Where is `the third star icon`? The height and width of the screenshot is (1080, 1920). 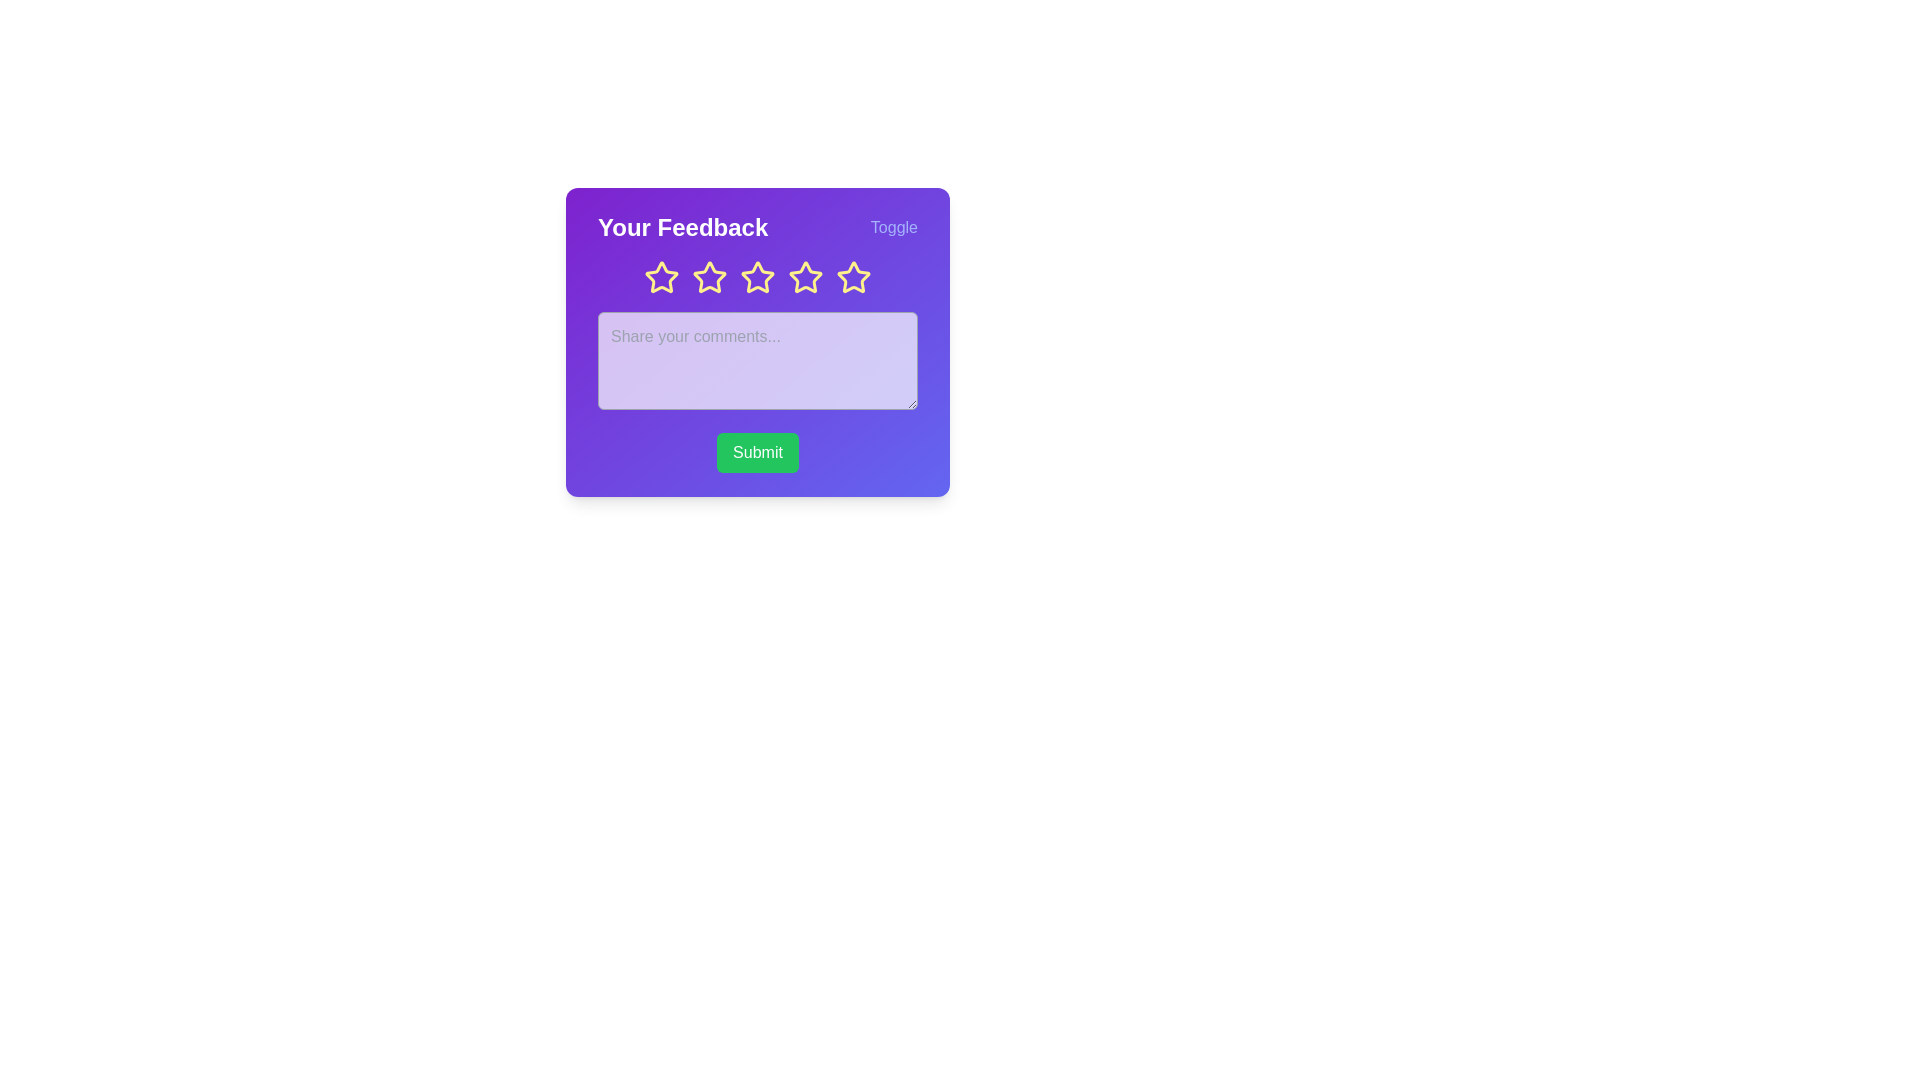 the third star icon is located at coordinates (757, 277).